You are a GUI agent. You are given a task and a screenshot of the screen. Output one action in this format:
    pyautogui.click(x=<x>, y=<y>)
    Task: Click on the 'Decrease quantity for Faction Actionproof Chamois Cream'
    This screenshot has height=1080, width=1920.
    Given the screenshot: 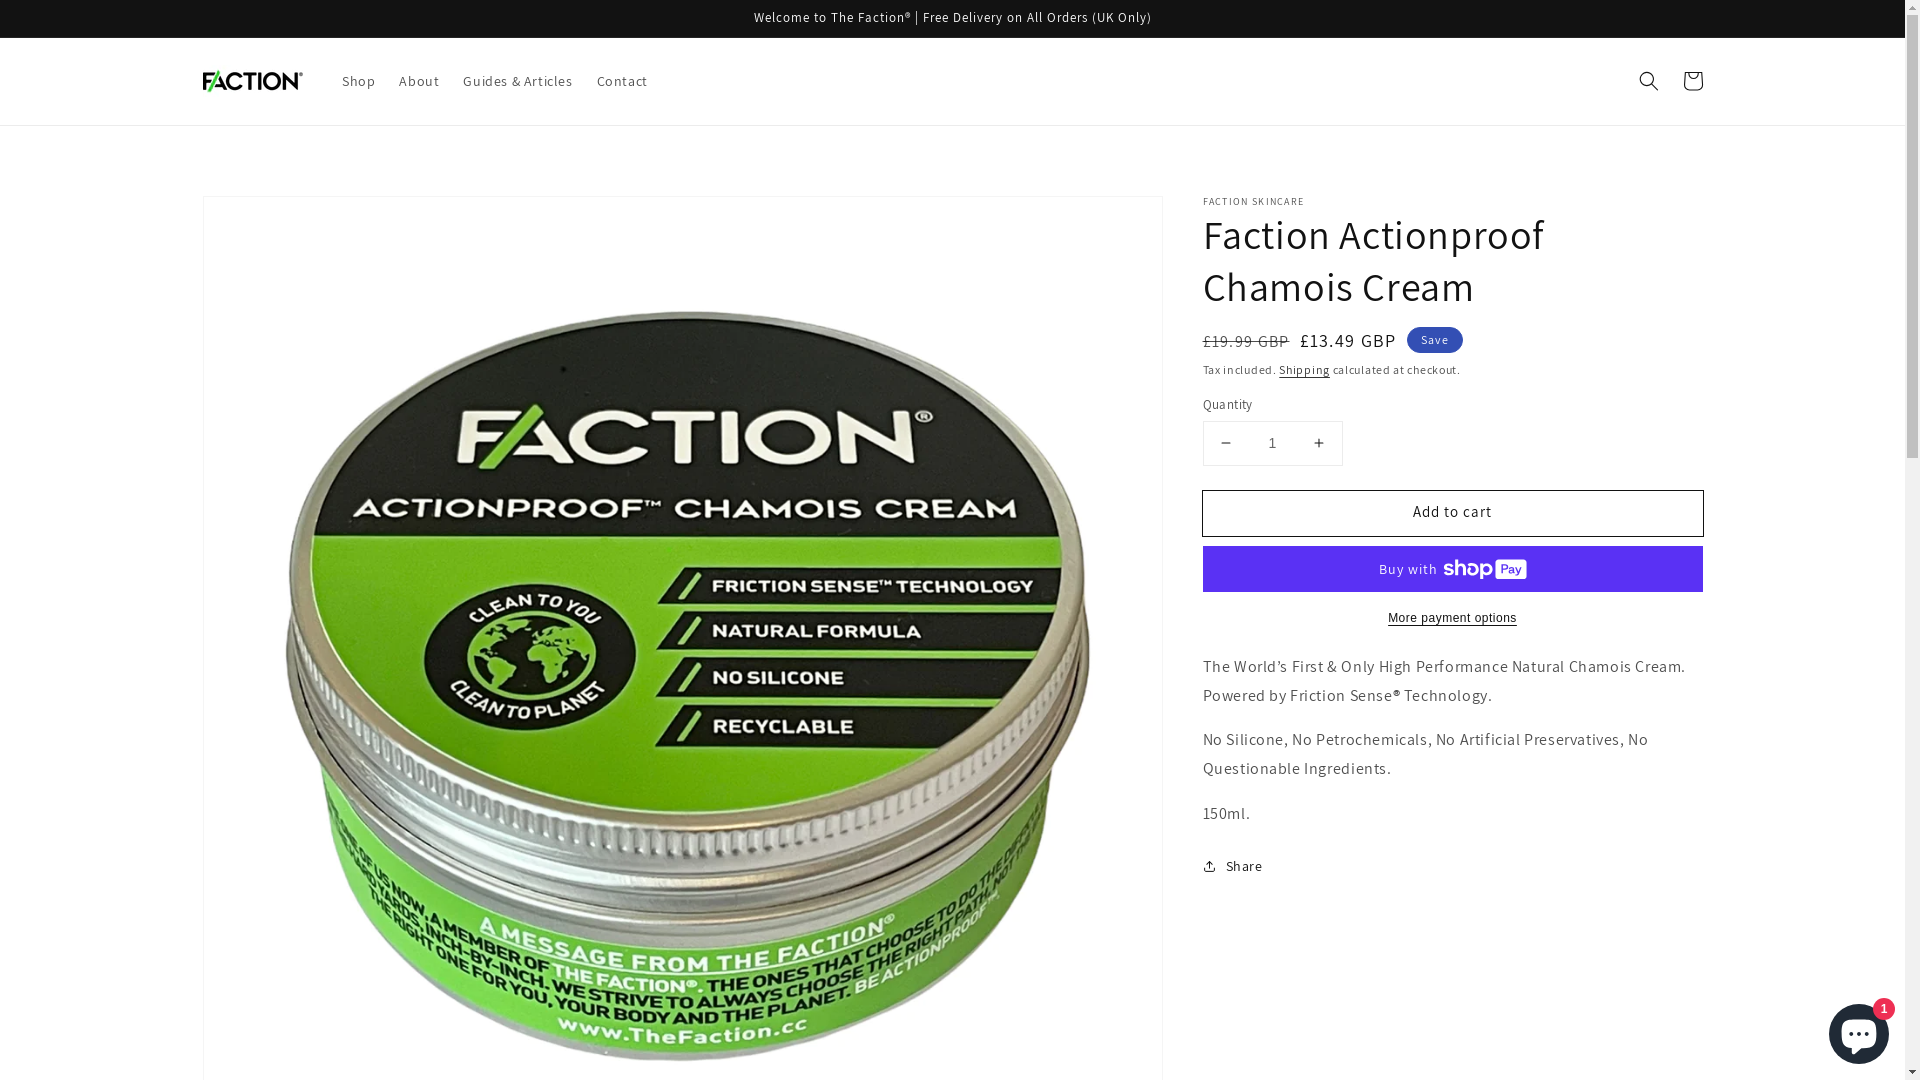 What is the action you would take?
    pyautogui.click(x=1225, y=442)
    